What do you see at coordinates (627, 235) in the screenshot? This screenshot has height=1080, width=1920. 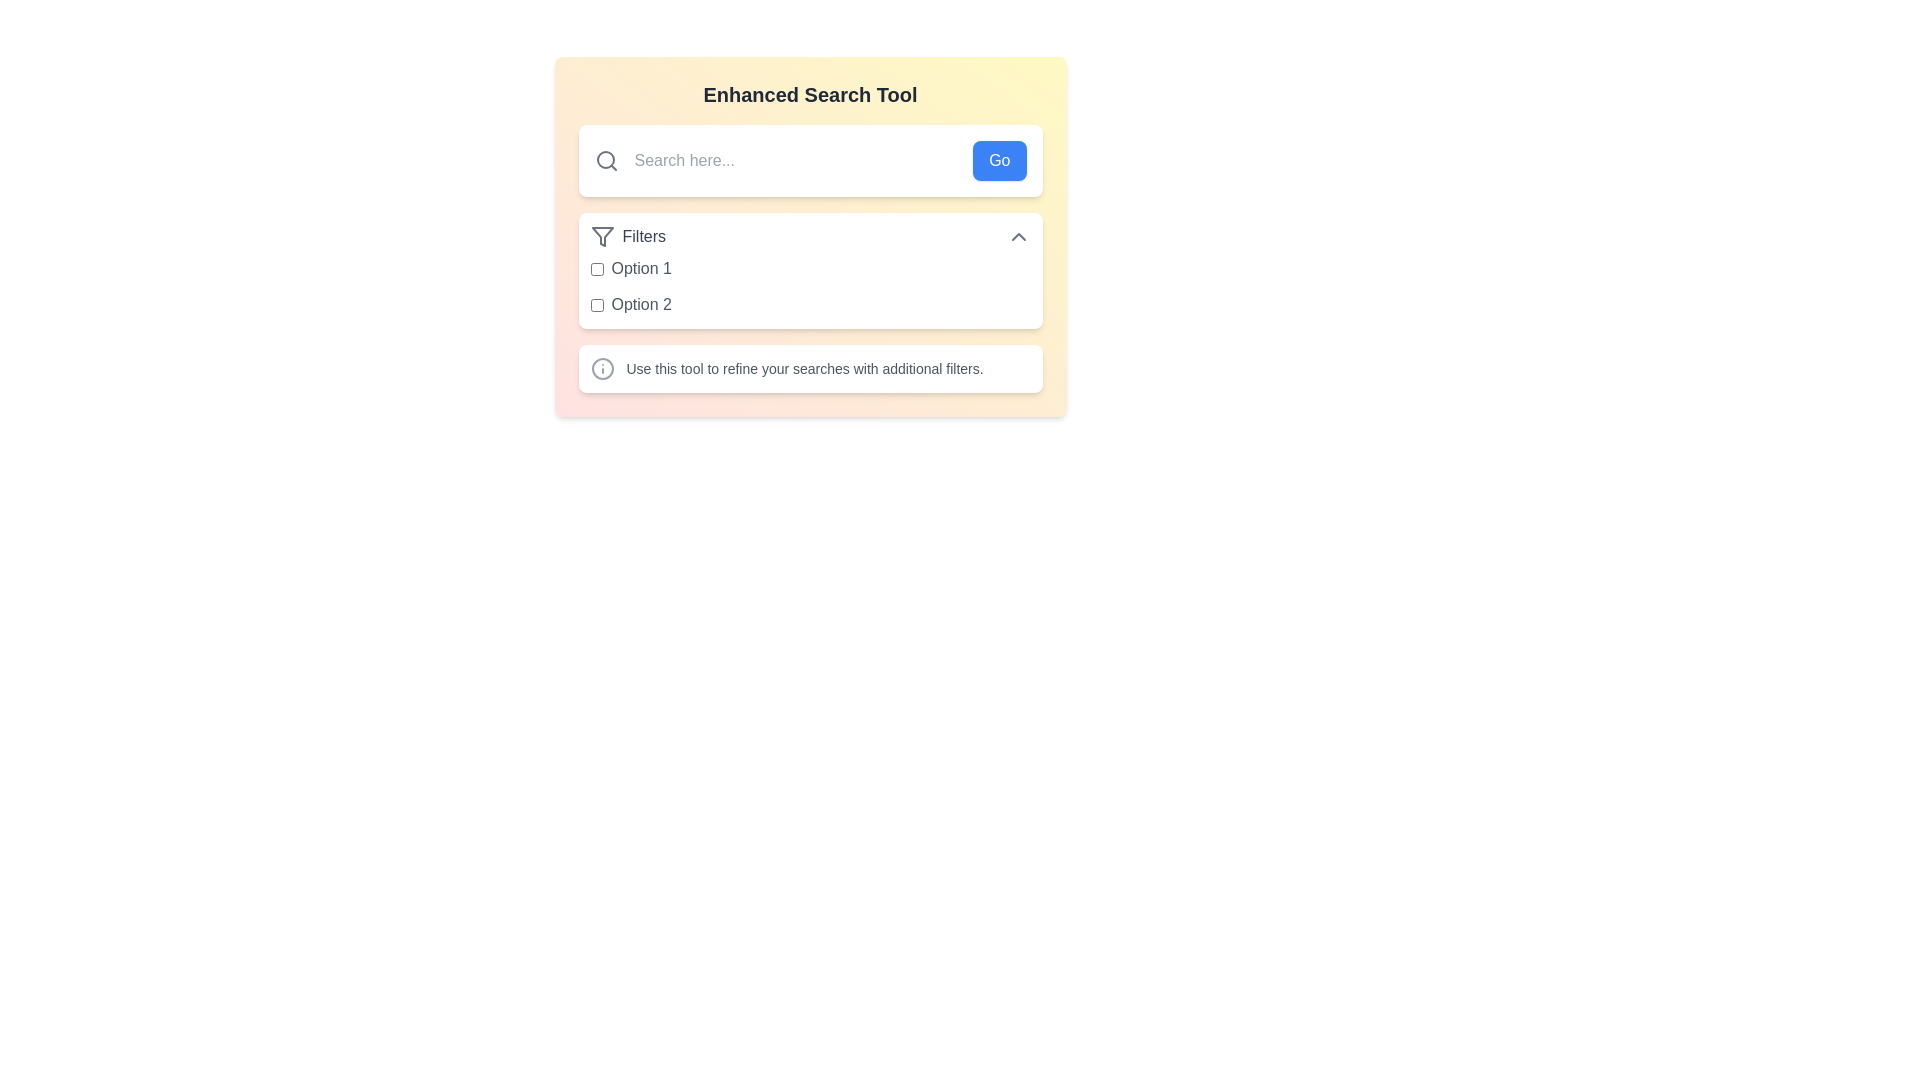 I see `the 'Filters' label which consists of a filter icon on the left and the text 'Filters' in gray font, located beneath the search input bar and above the first checkbox option labeled 'Option 1'` at bounding box center [627, 235].